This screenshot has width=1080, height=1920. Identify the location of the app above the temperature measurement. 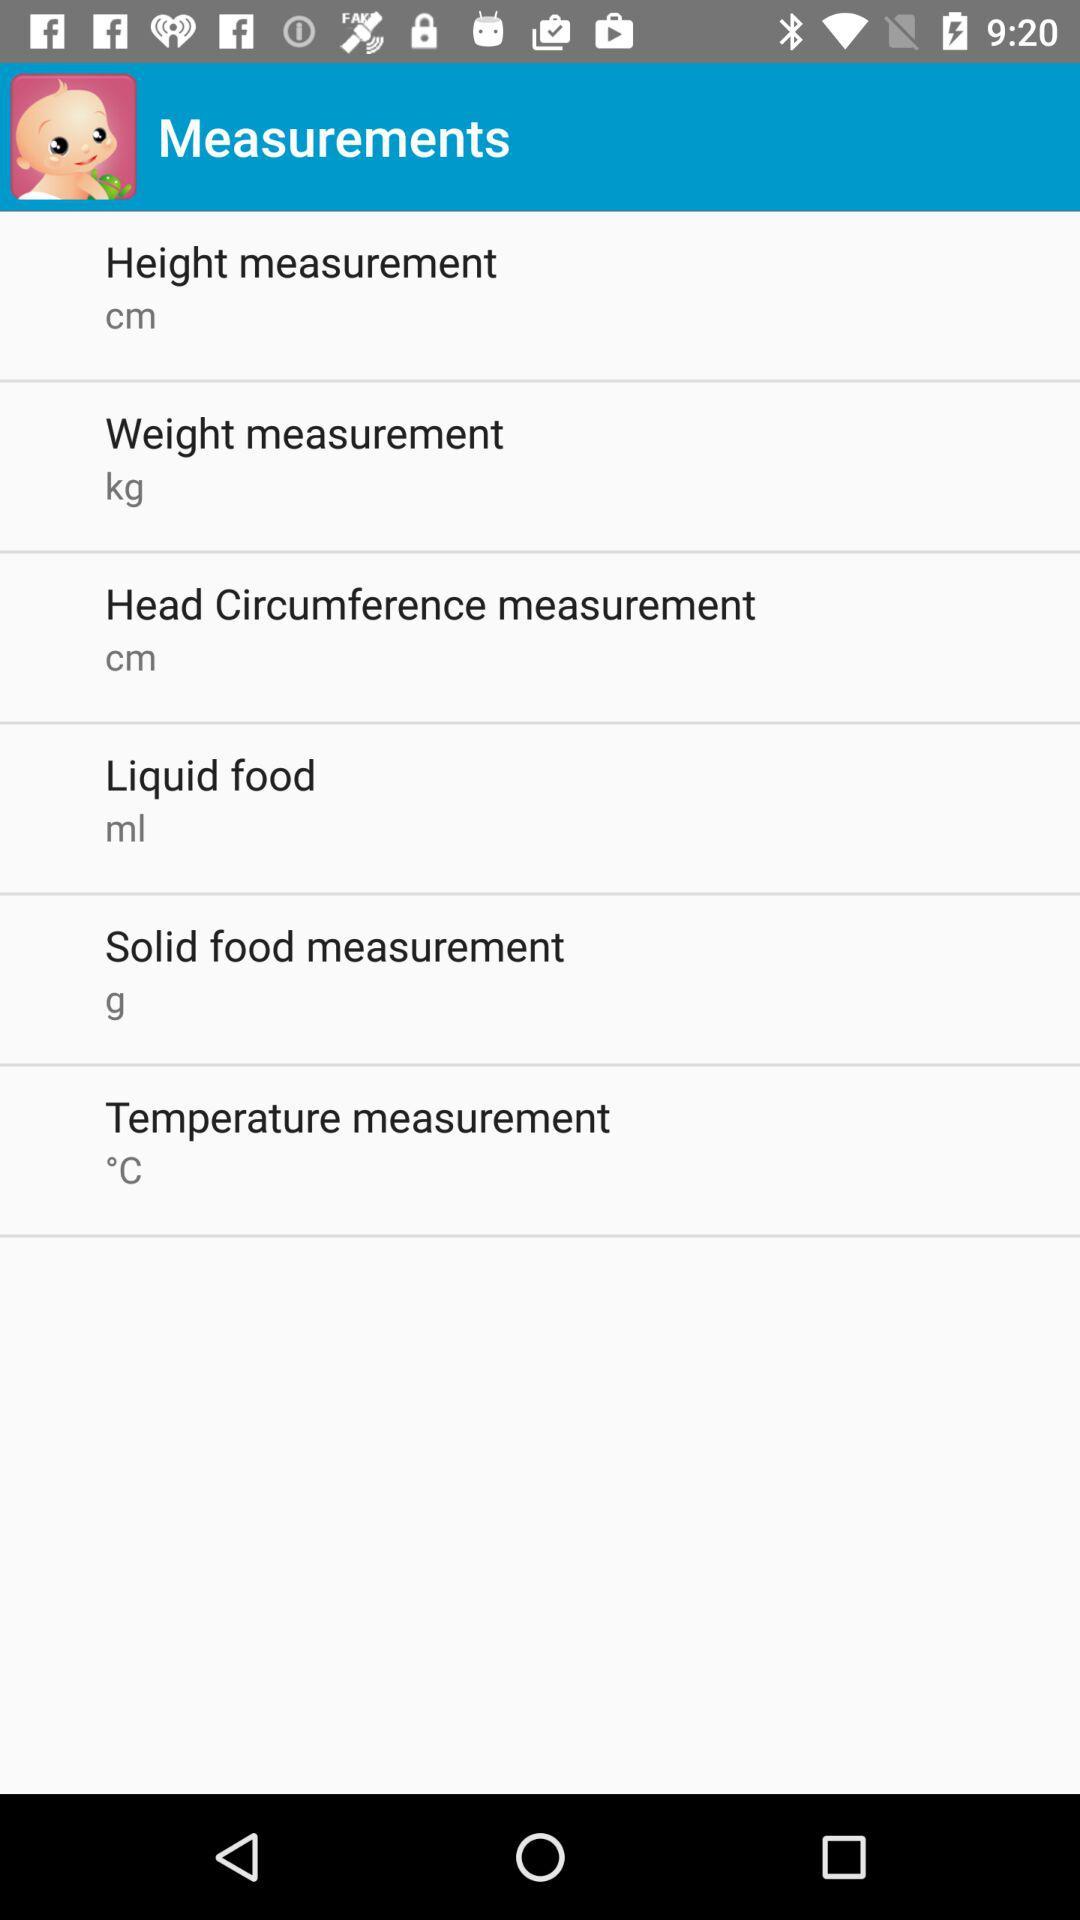
(591, 998).